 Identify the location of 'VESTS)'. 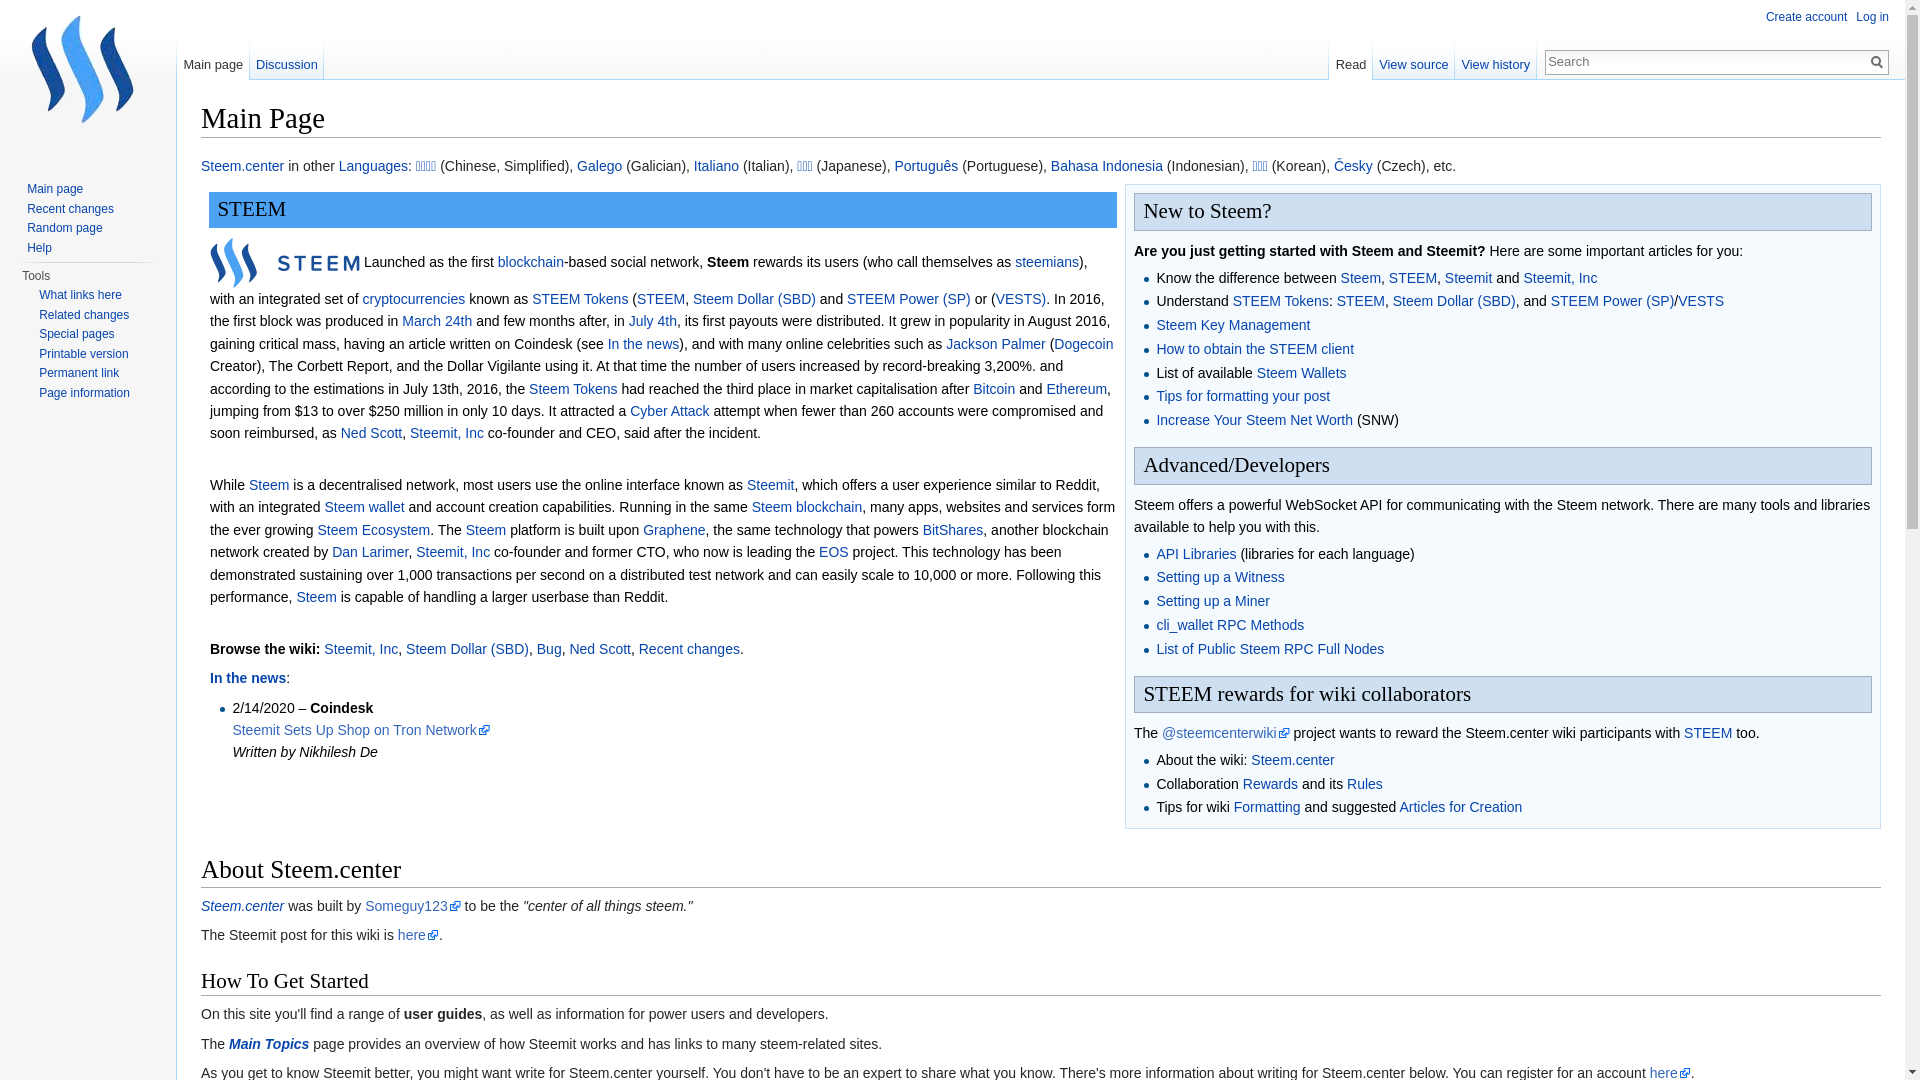
(996, 299).